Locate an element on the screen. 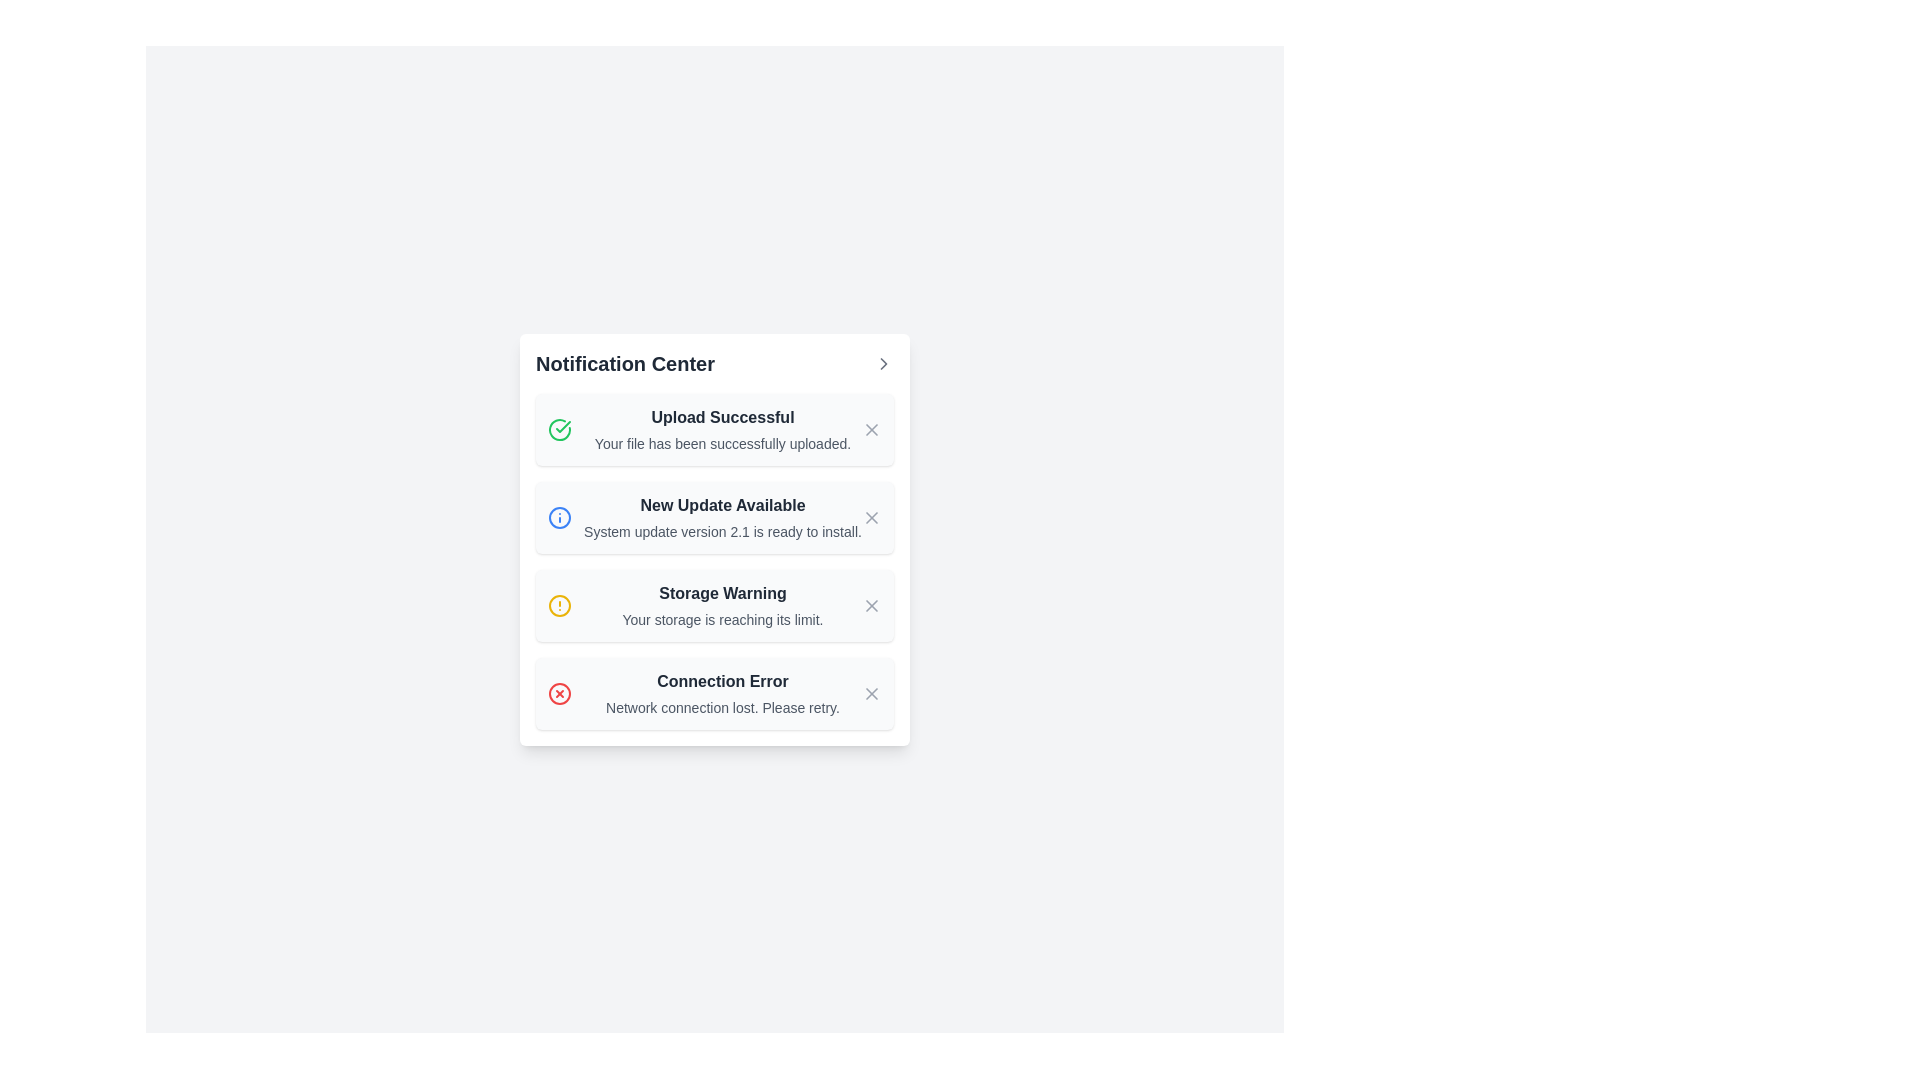  the dismiss button located at the top-right corner of the 'Upload Successful' notification card is located at coordinates (871, 428).